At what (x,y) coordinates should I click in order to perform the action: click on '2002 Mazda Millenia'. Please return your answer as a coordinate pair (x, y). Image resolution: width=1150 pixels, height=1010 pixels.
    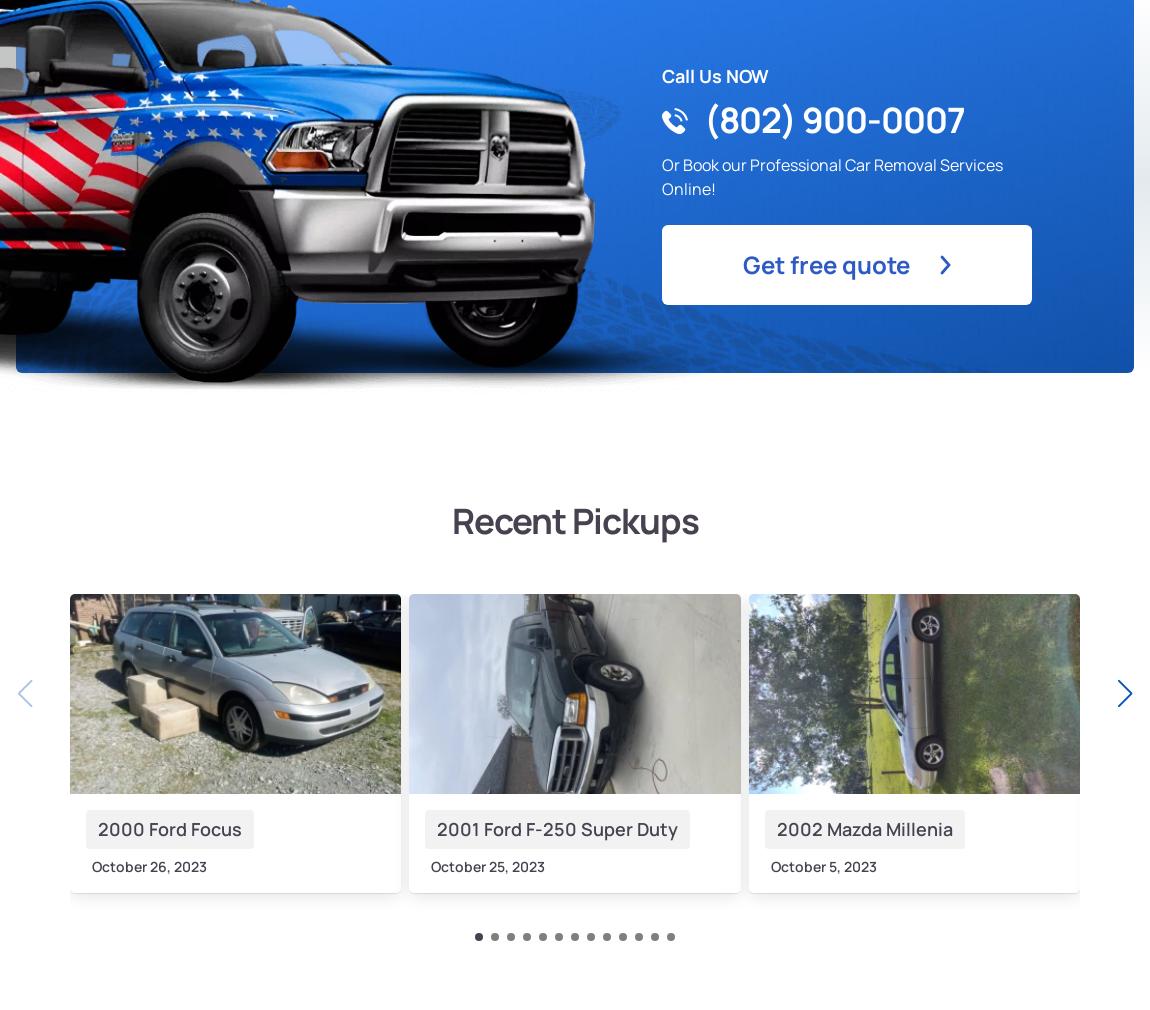
    Looking at the image, I should click on (863, 827).